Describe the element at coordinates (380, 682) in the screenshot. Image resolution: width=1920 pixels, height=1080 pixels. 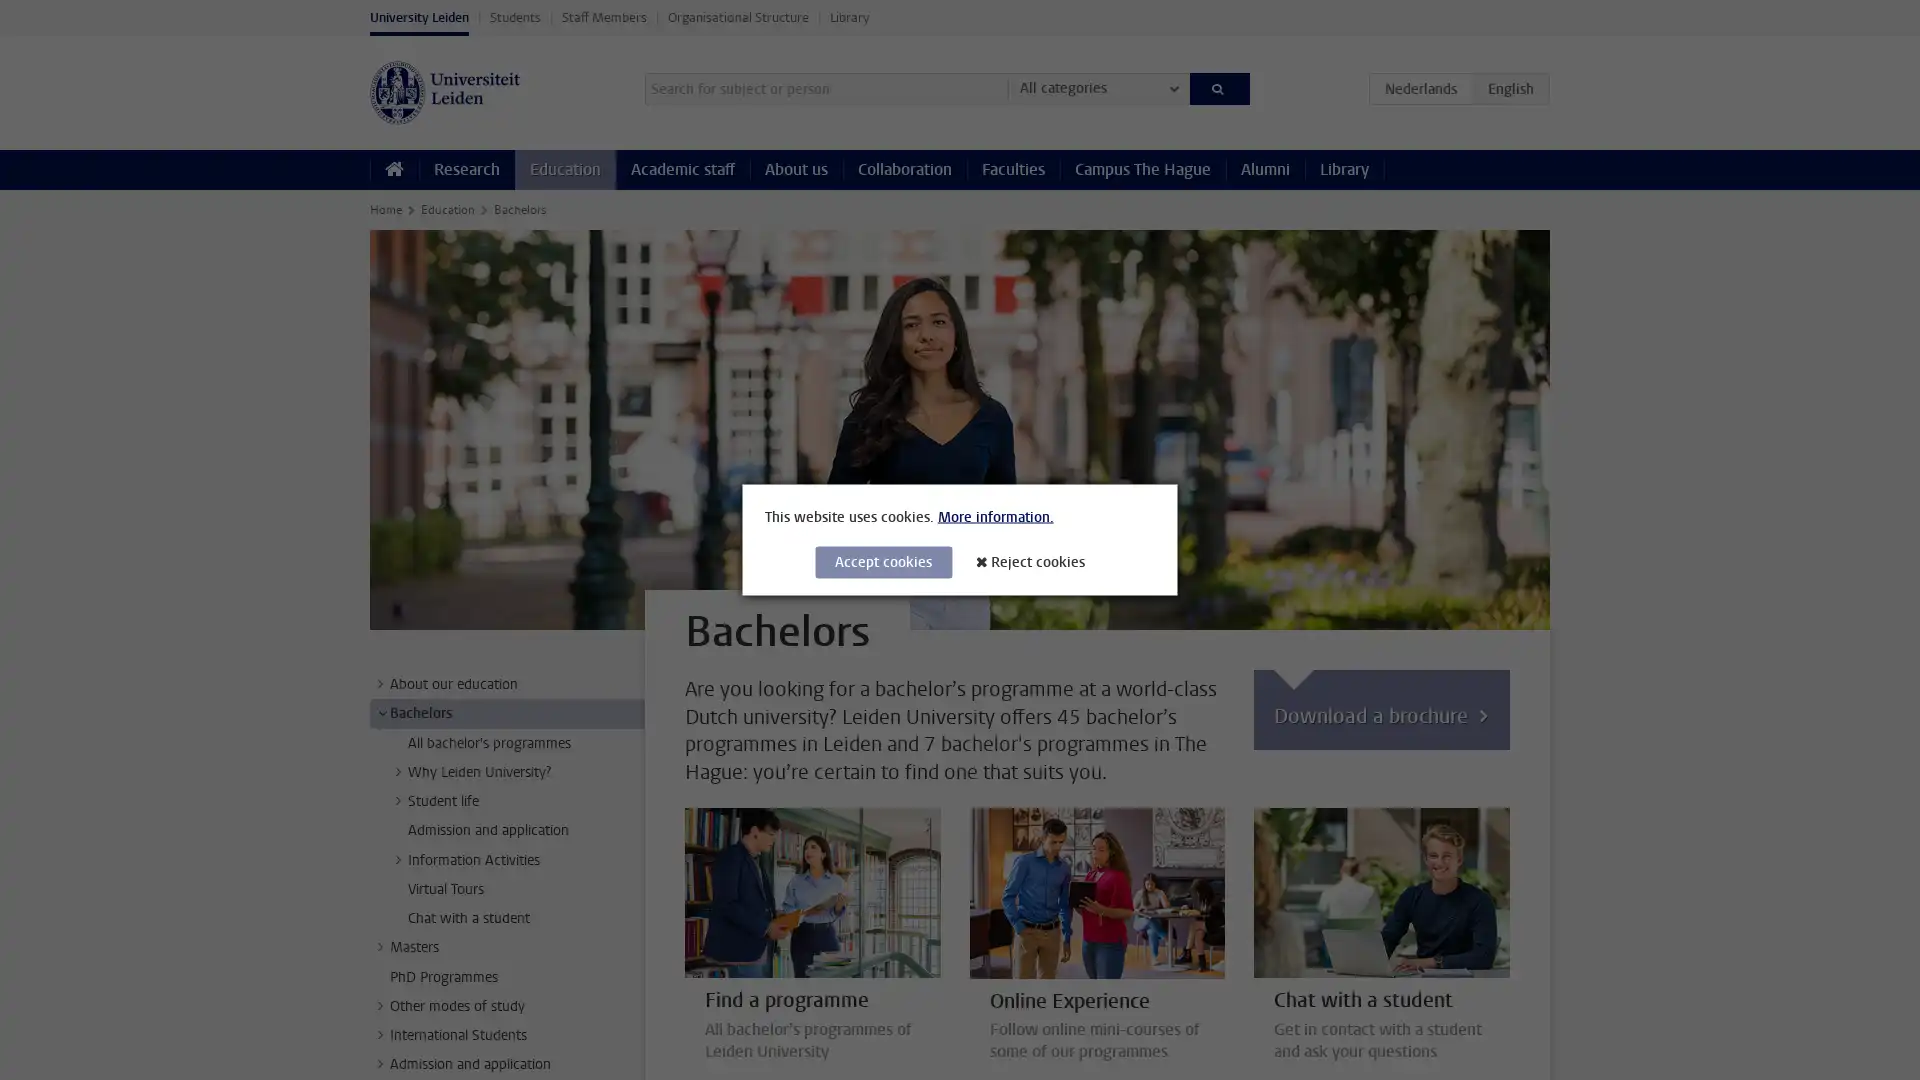
I see `>` at that location.